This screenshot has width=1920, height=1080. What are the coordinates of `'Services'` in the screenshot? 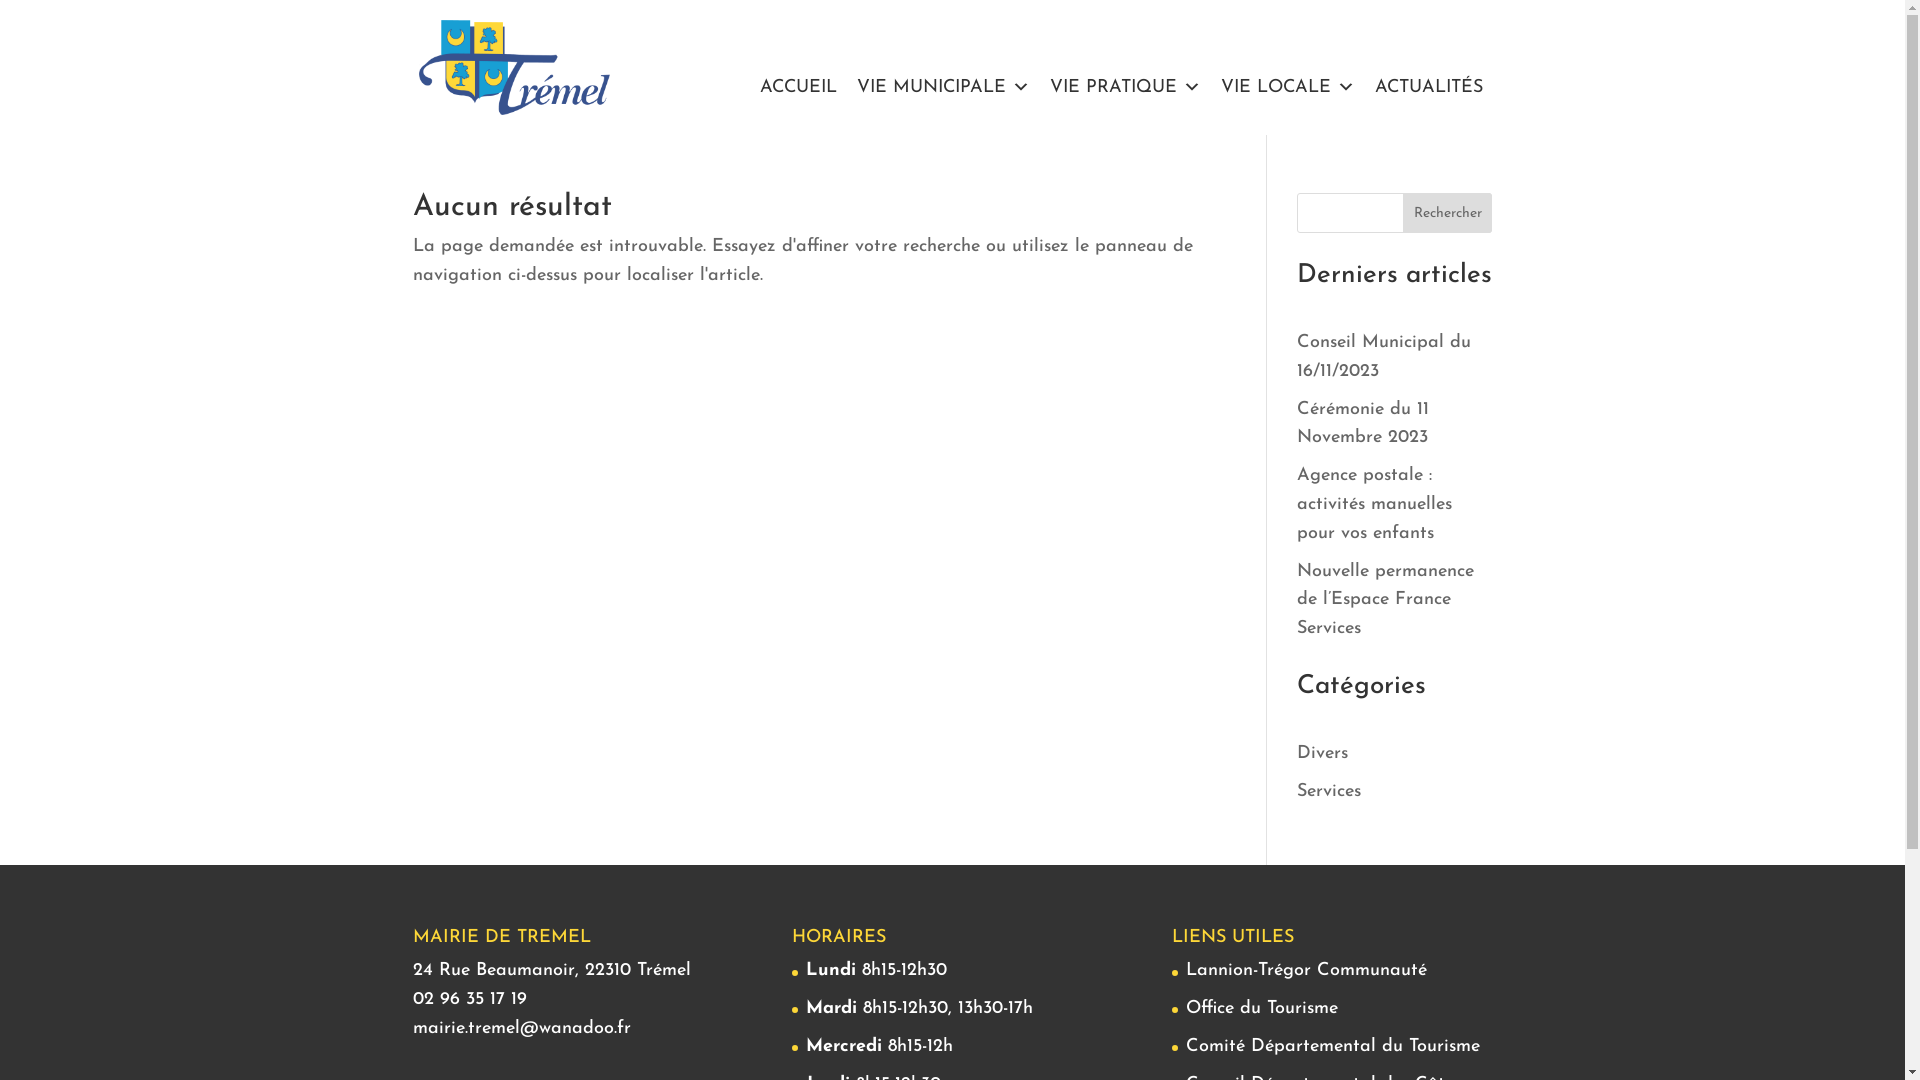 It's located at (1329, 790).